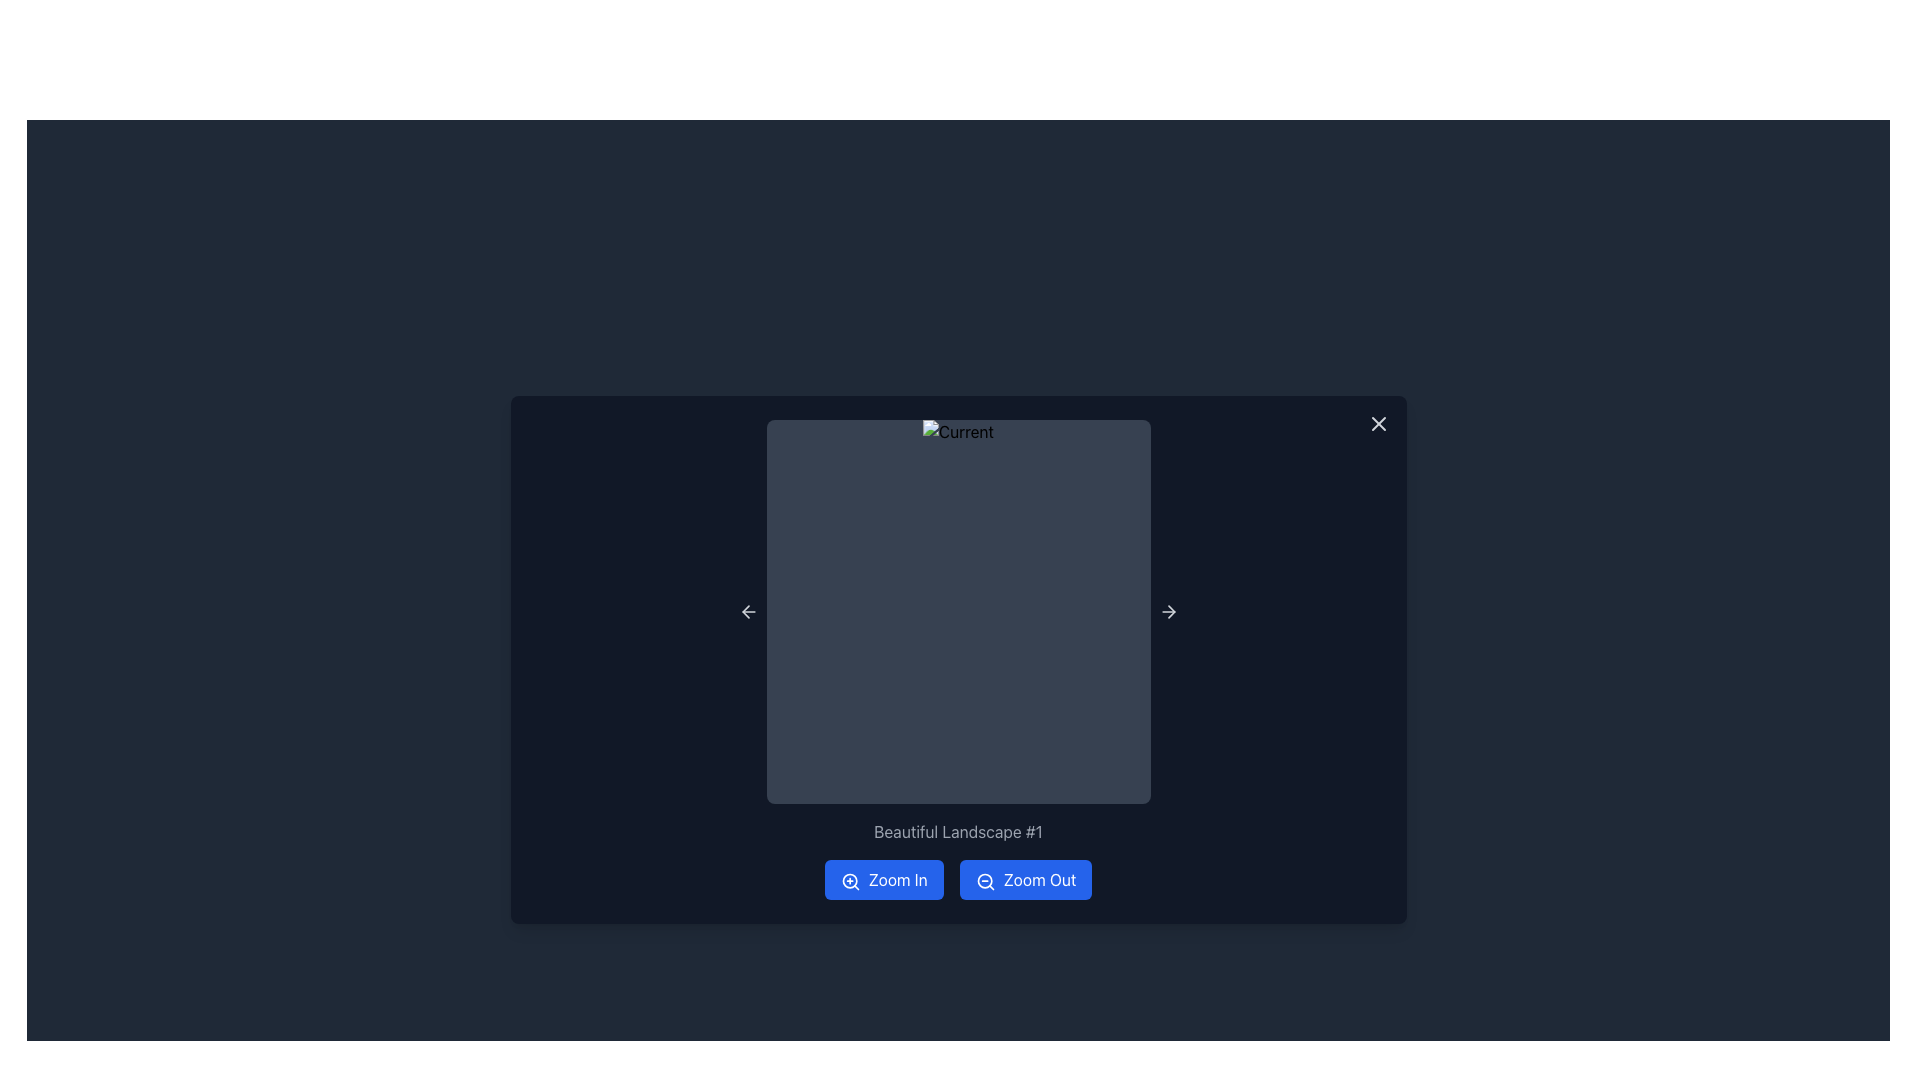  What do you see at coordinates (957, 878) in the screenshot?
I see `the 'Zoom In' button, which is part of a set of two horizontally arranged buttons labeled 'Zoom In' and 'Zoom Out', both styled with a blue background and white text, positioned beneath the text 'Beautiful Landscape #1'` at bounding box center [957, 878].